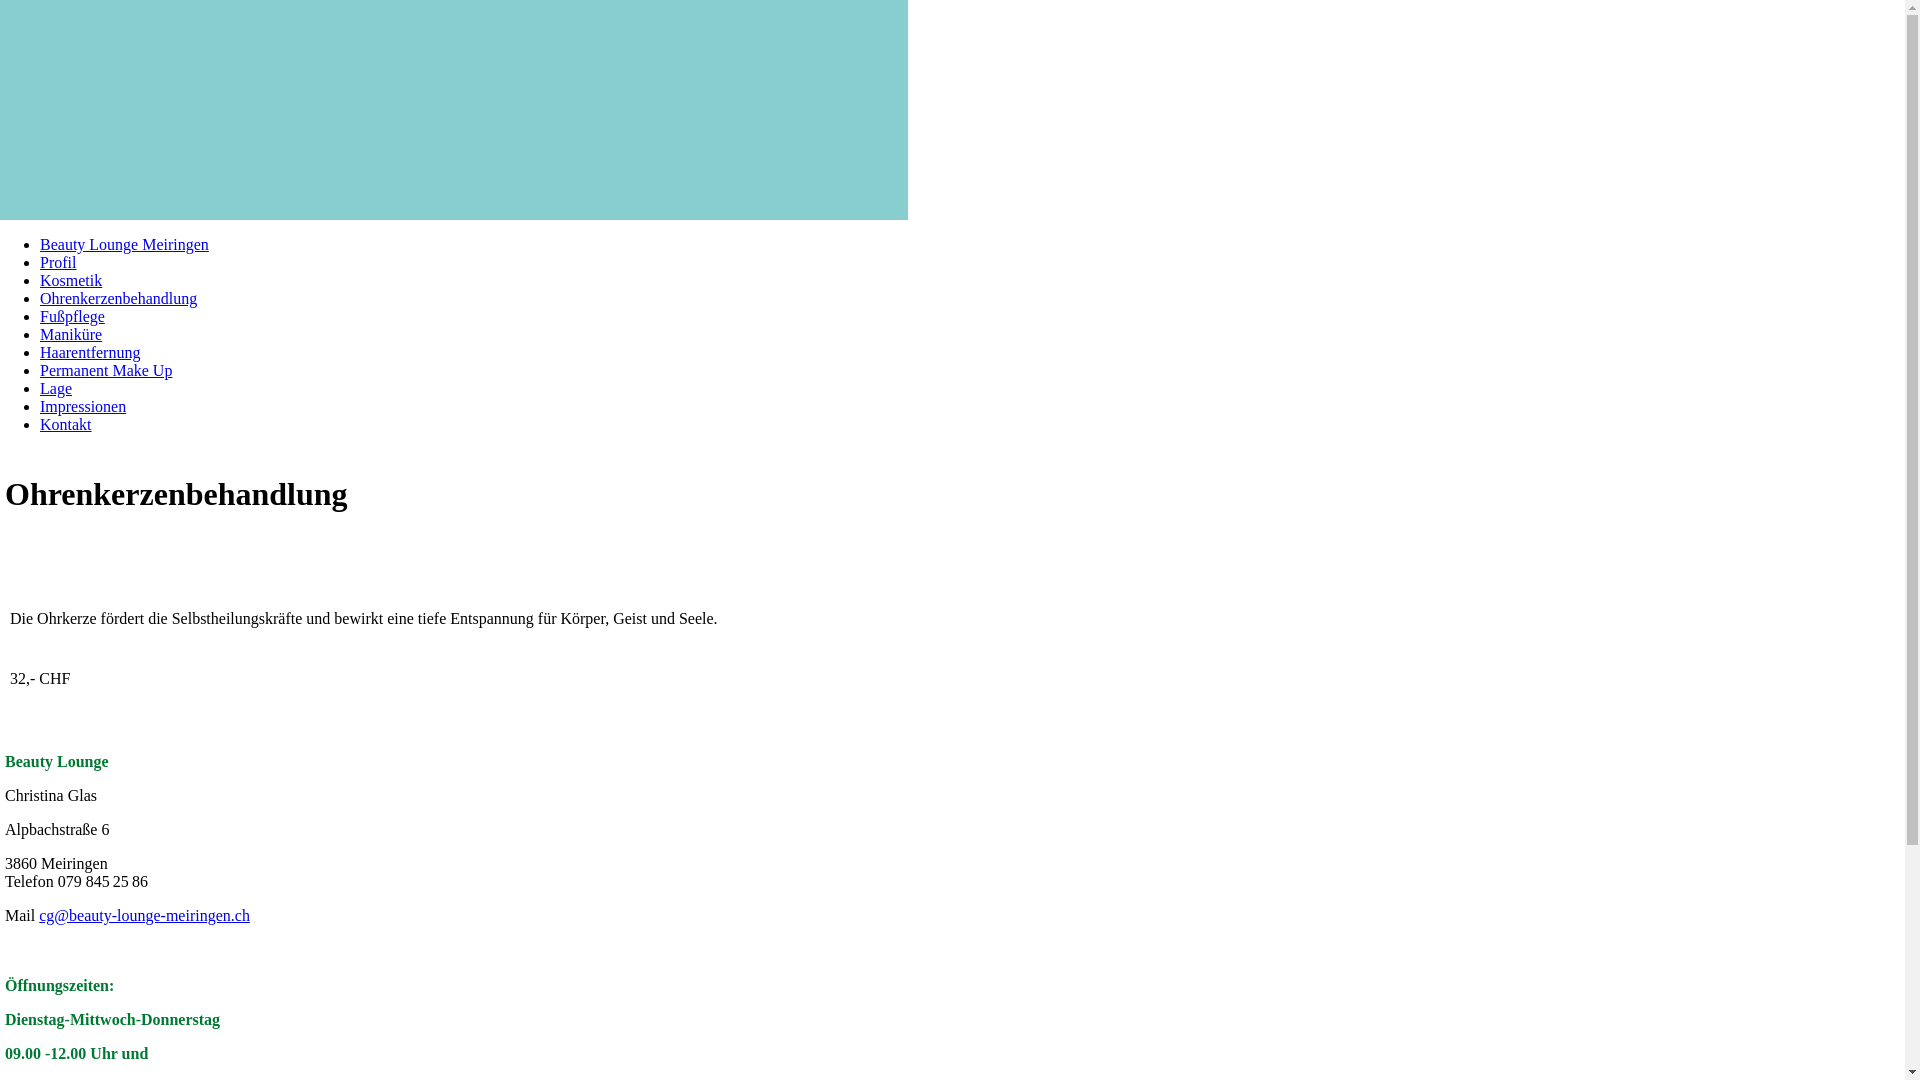  I want to click on 'Profil', so click(57, 261).